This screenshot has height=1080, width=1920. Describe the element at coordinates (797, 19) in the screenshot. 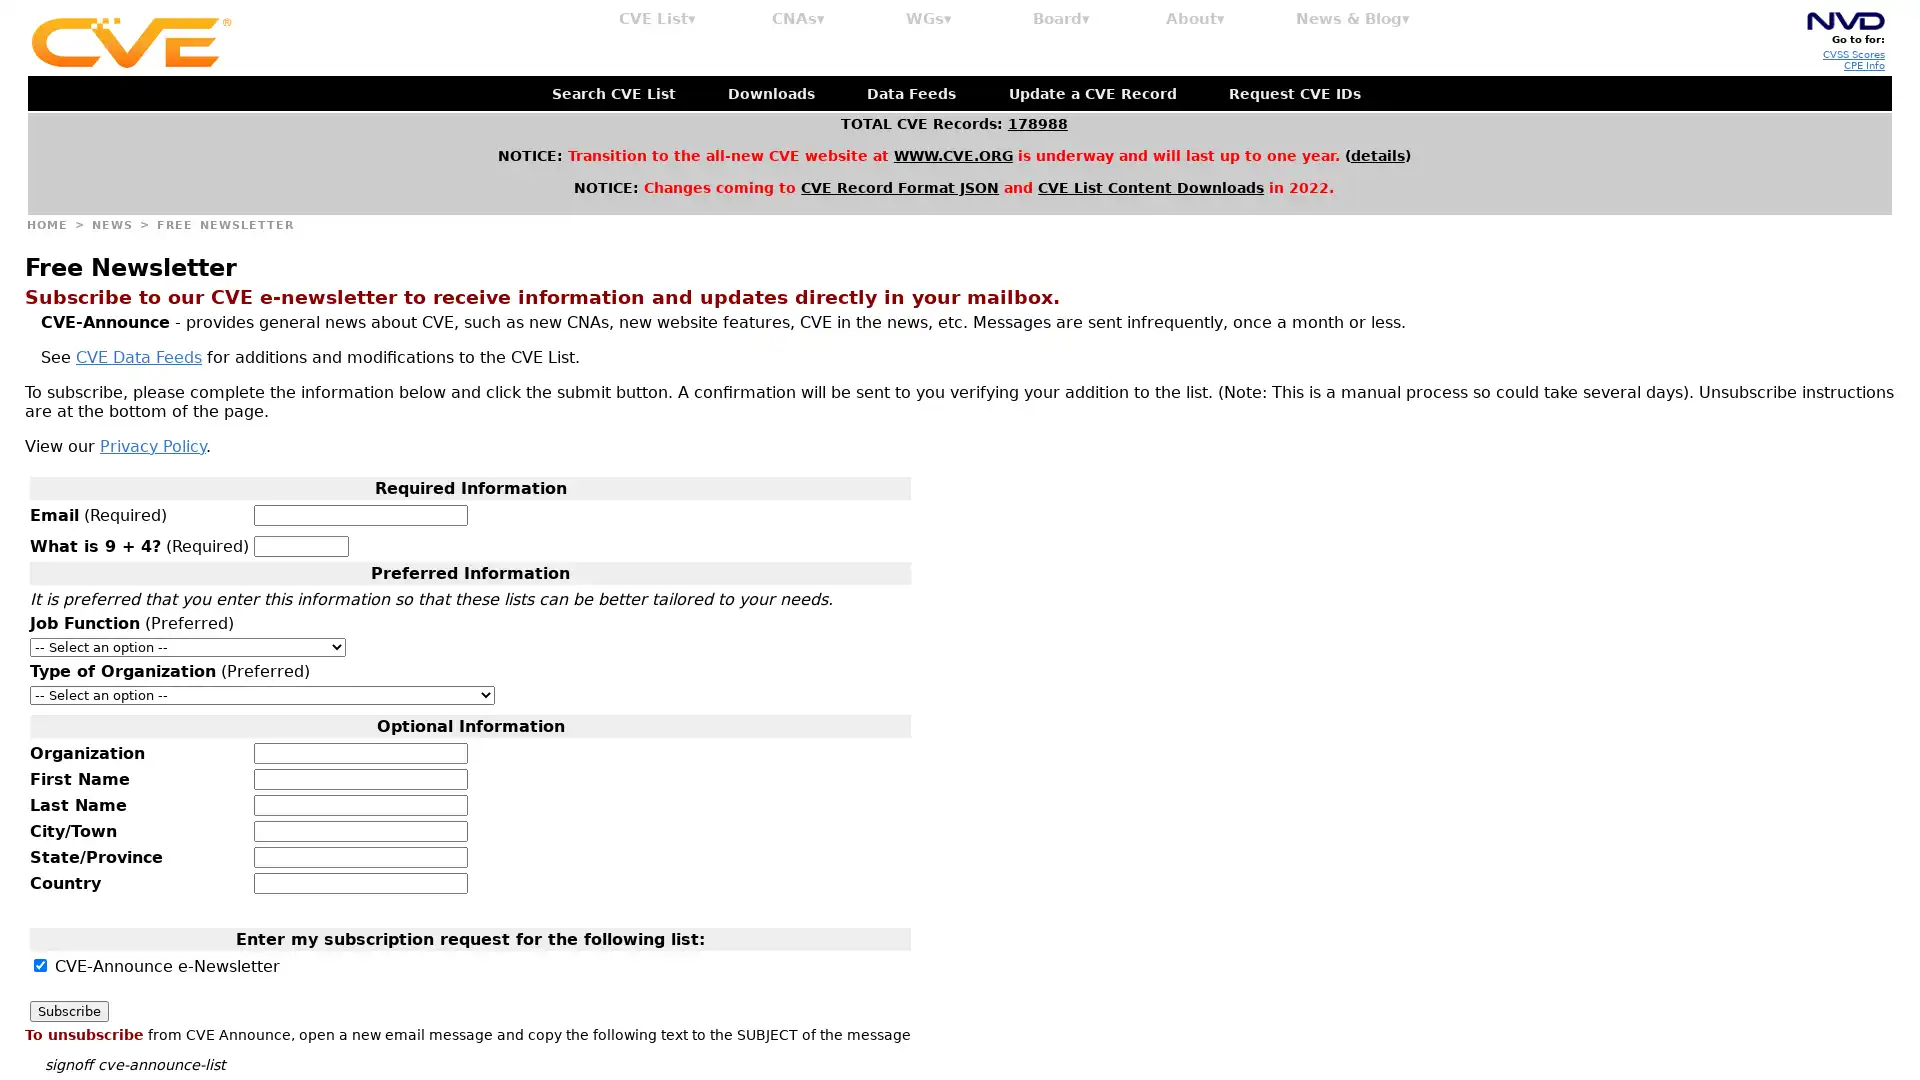

I see `CNAs` at that location.